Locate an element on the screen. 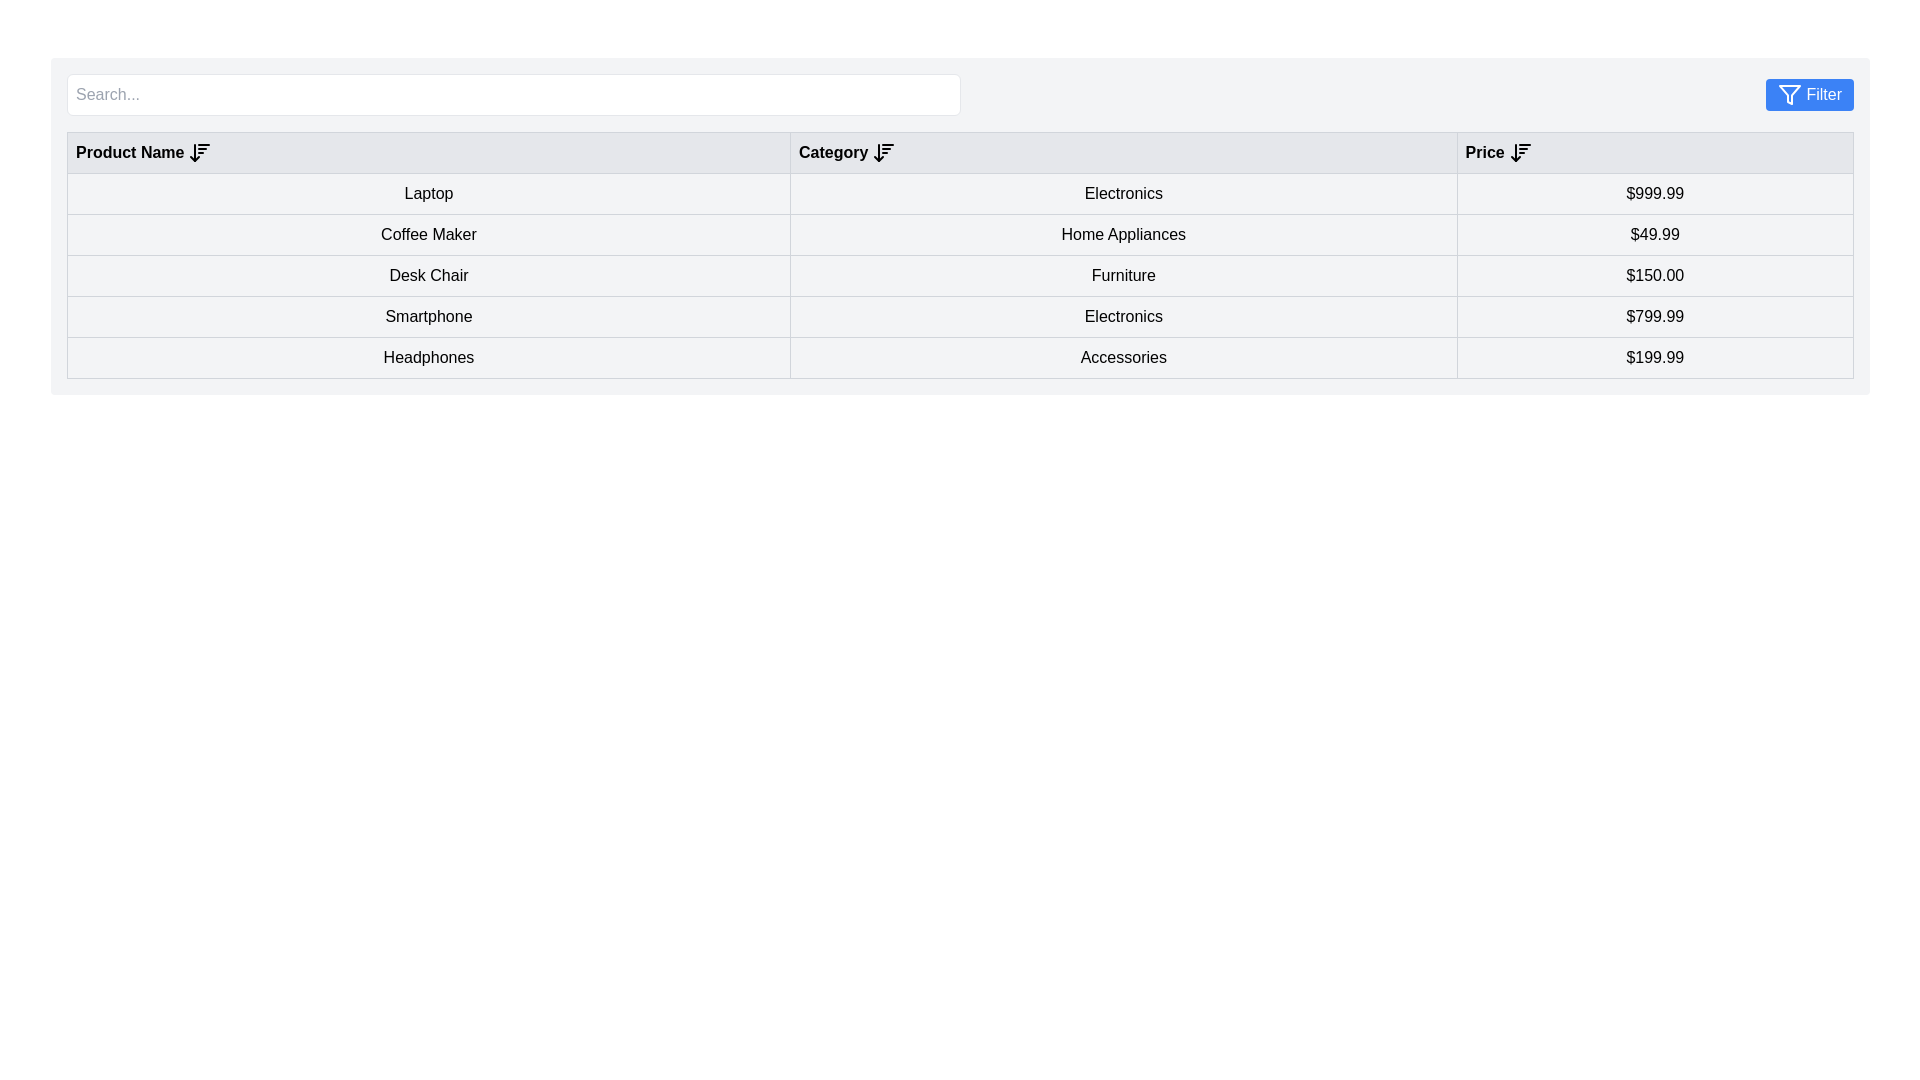 The height and width of the screenshot is (1080, 1920). text of the category label located in the second row, second column of the table, positioned between 'Coffee Maker' and '$49.99' is located at coordinates (1123, 234).